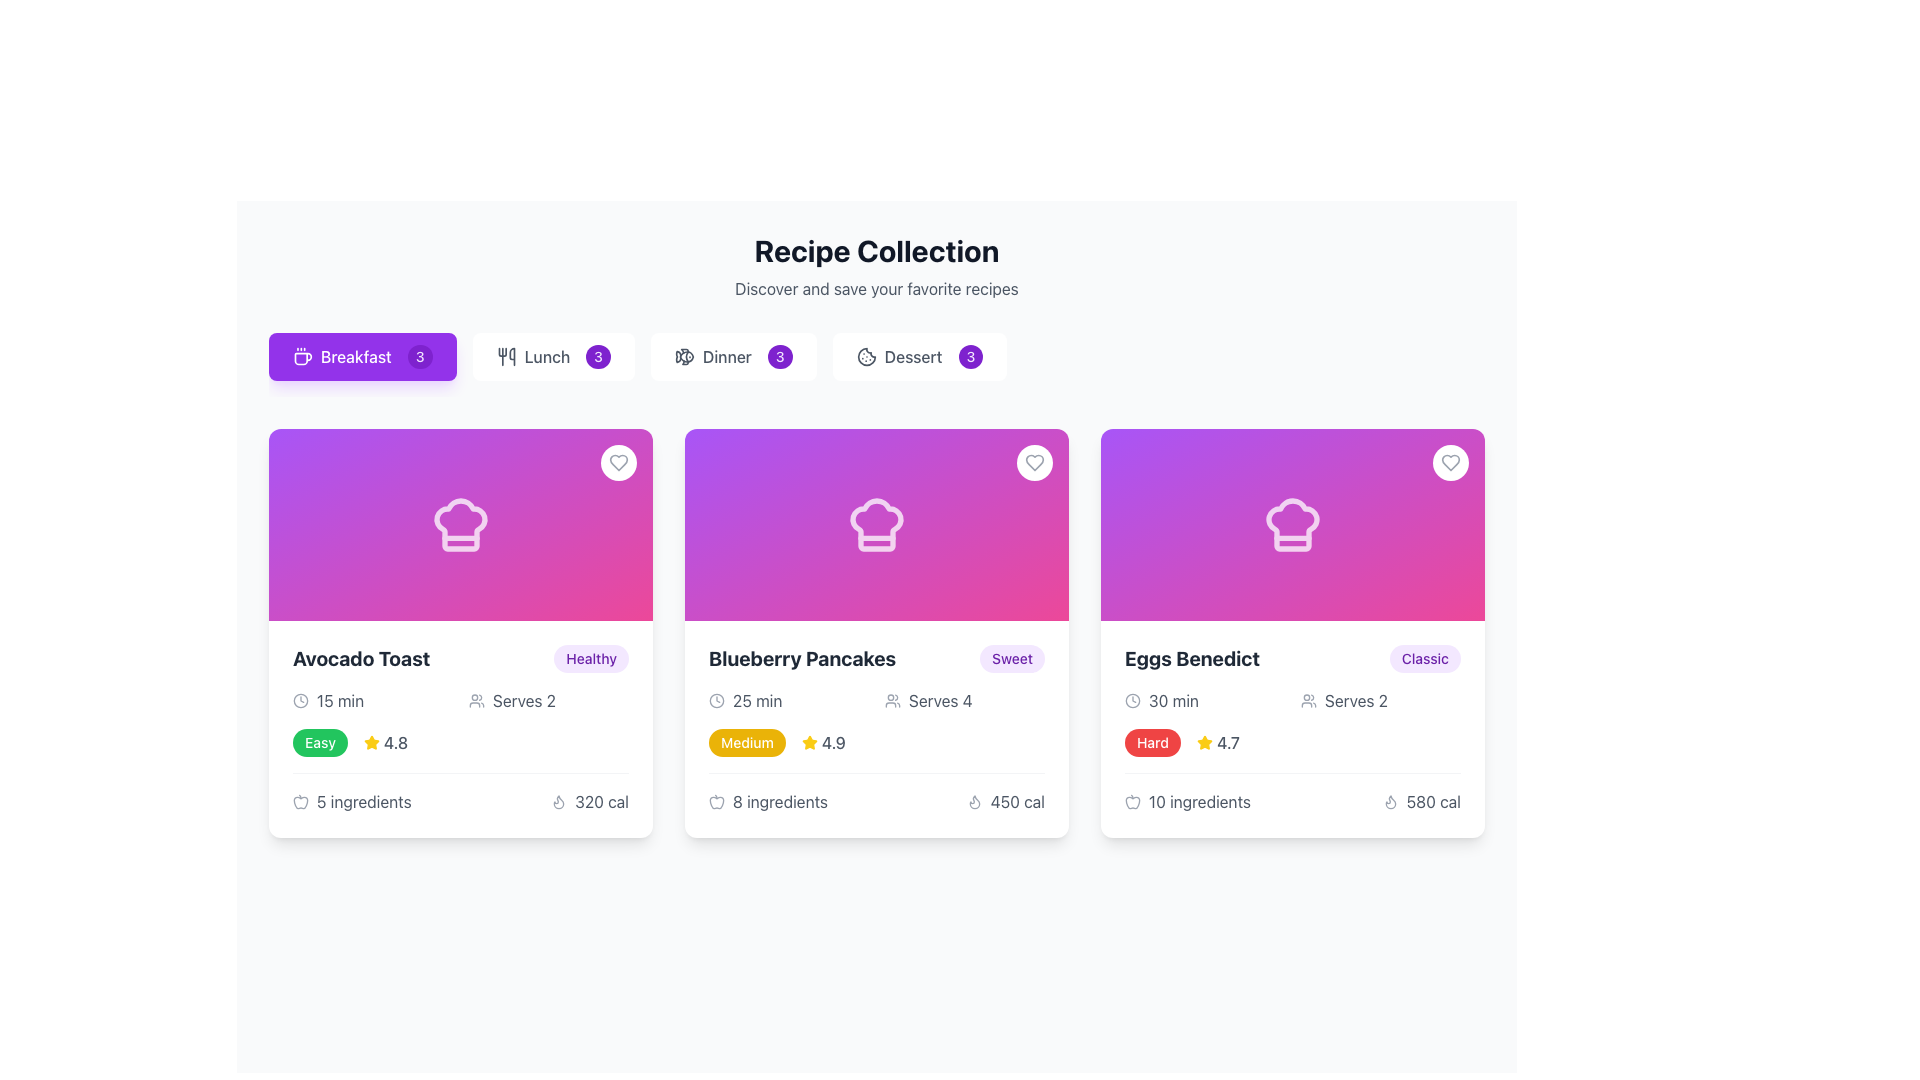  Describe the element at coordinates (912, 356) in the screenshot. I see `the text label that serves as a descriptor for a category related to desserts, positioned between a cookie icon and a badge with the number '3'` at that location.